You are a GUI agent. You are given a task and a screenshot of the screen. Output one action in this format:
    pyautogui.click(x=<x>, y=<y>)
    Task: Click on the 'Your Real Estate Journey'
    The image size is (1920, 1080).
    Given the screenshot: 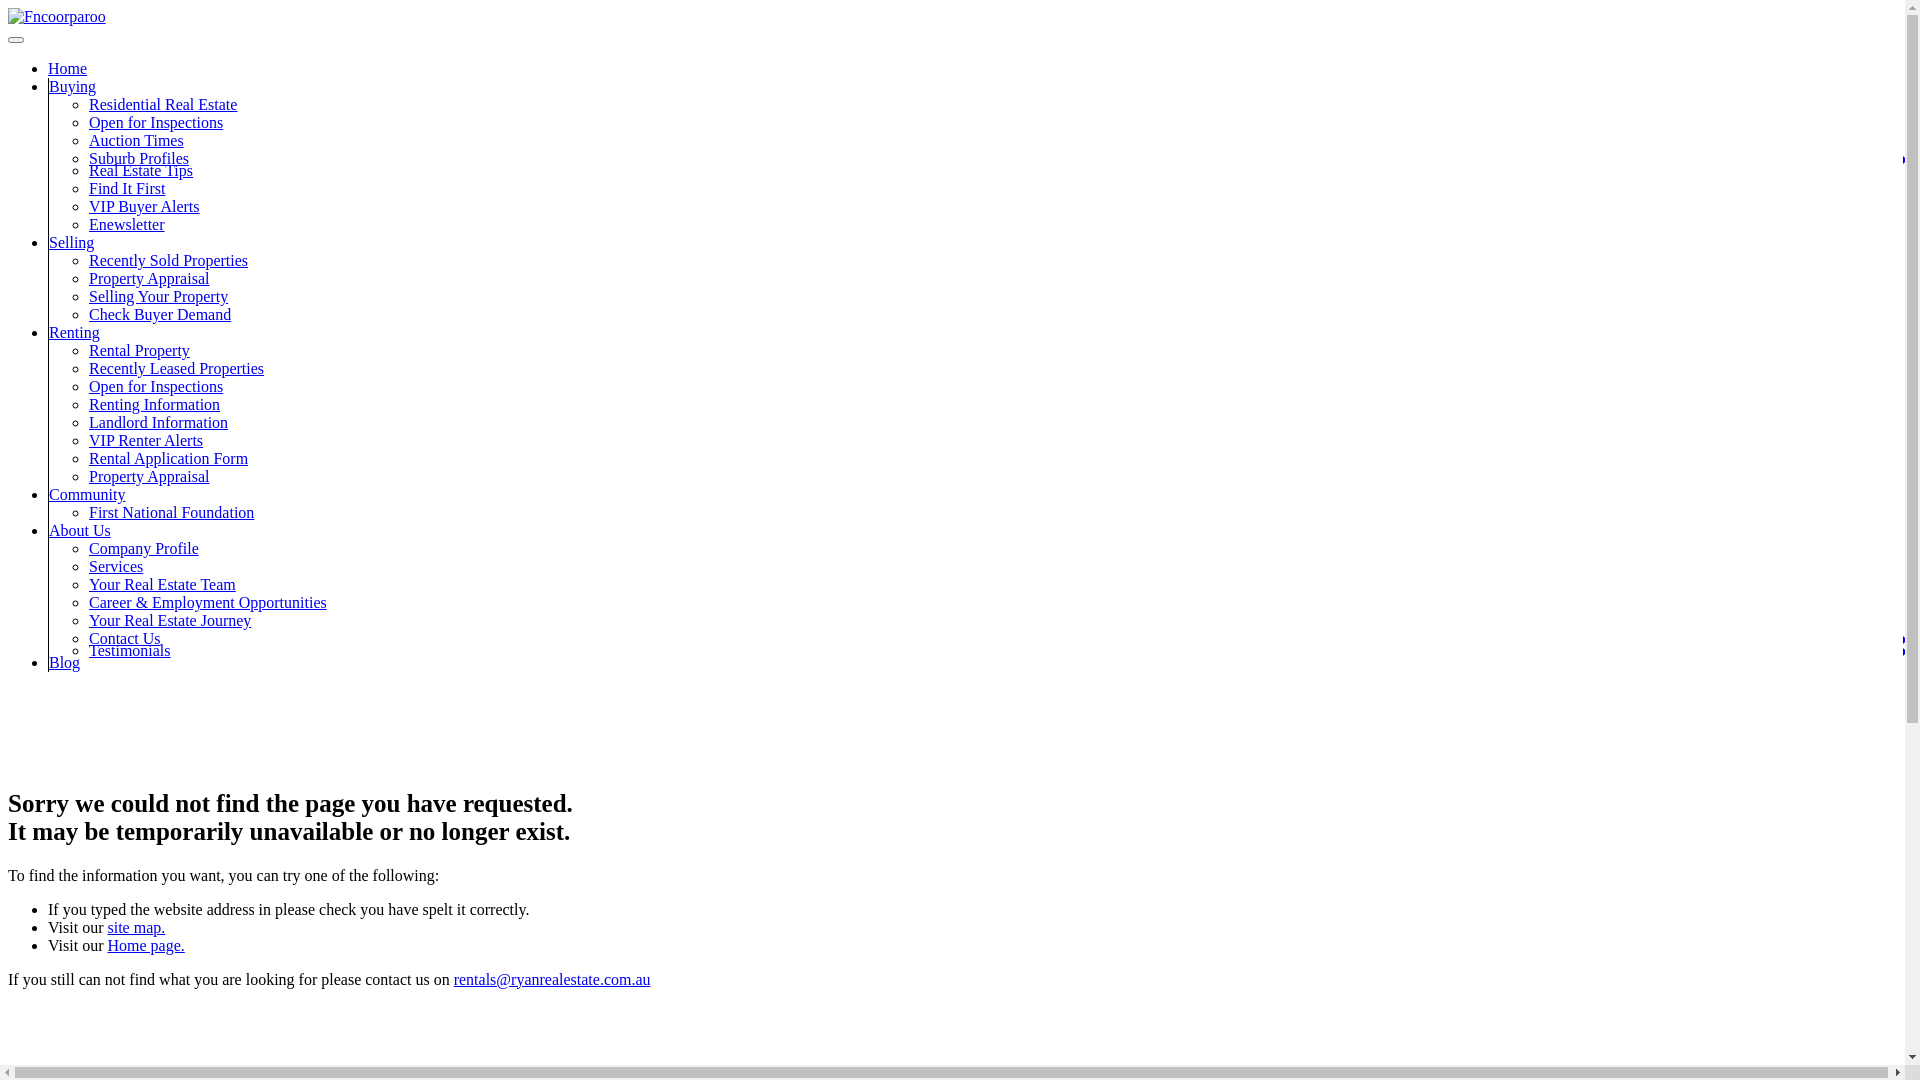 What is the action you would take?
    pyautogui.click(x=169, y=619)
    